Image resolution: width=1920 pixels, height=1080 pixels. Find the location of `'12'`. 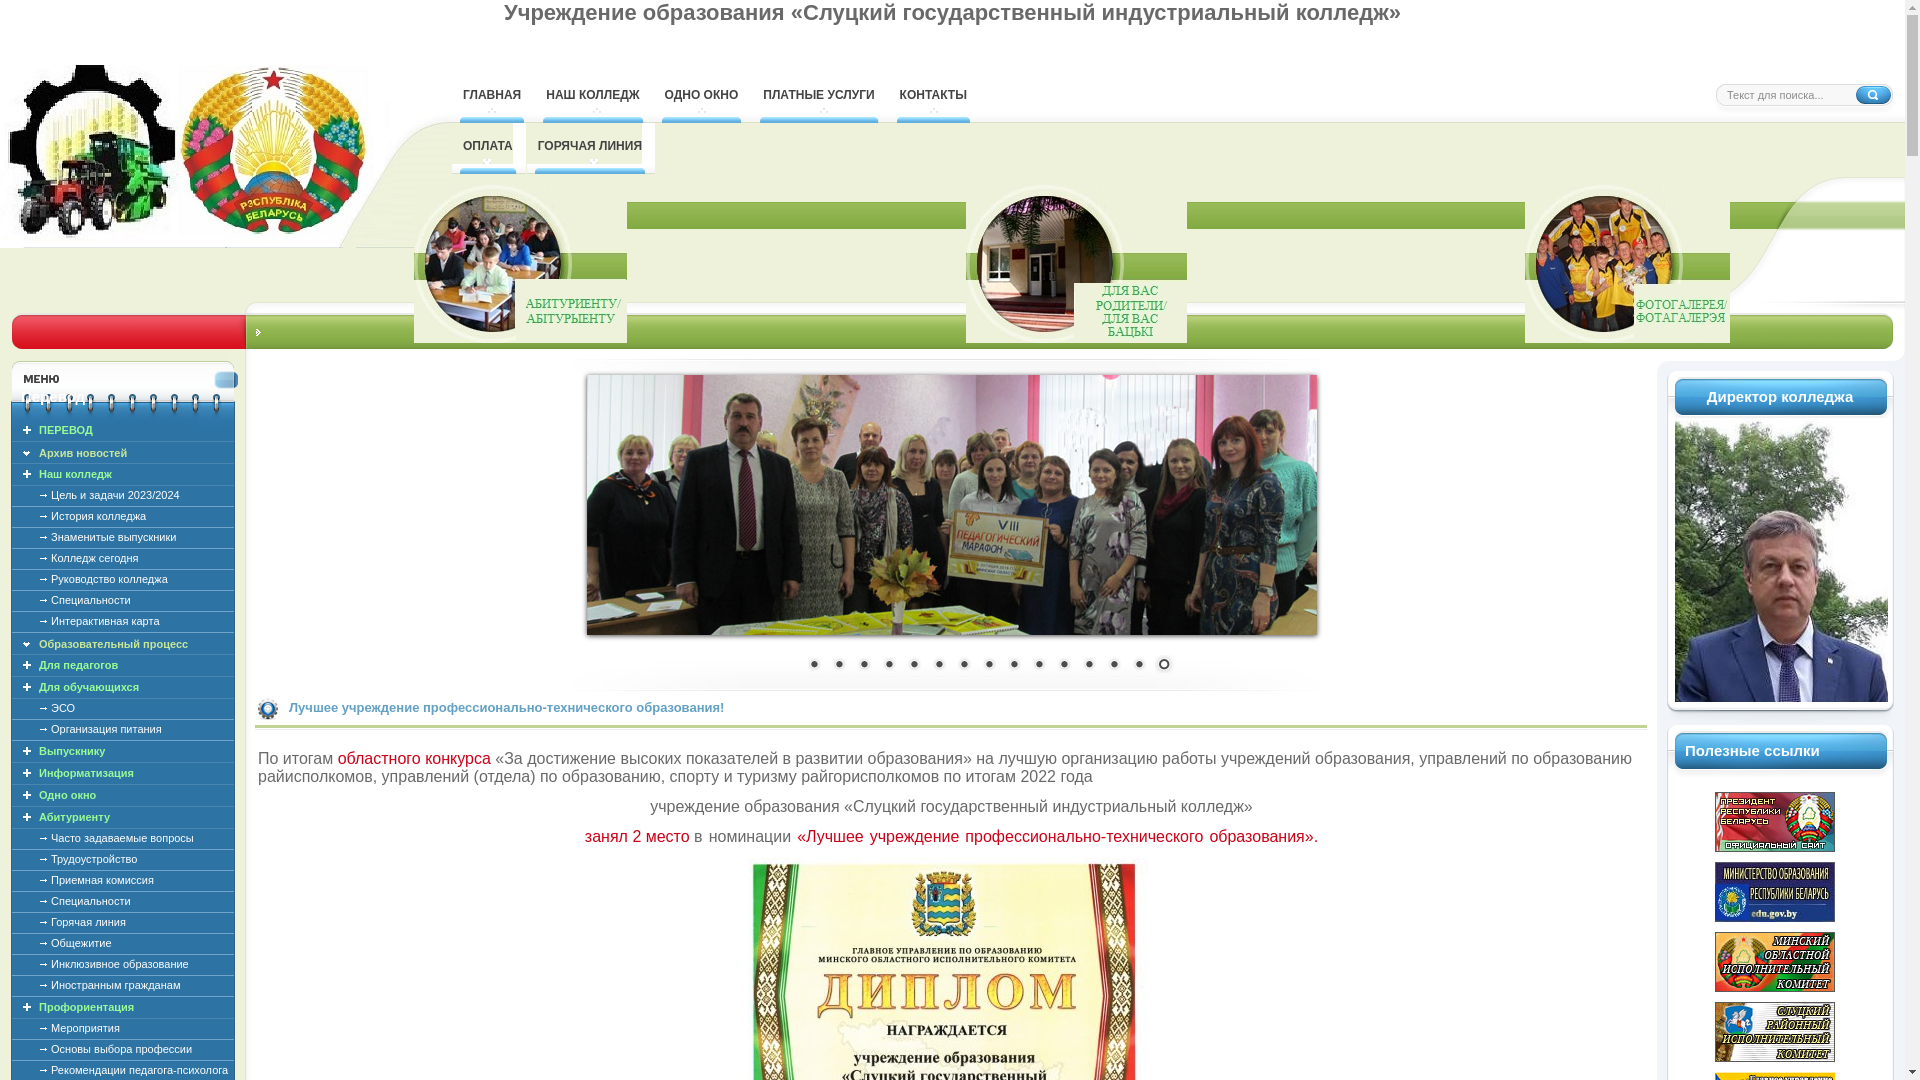

'12' is located at coordinates (1088, 666).